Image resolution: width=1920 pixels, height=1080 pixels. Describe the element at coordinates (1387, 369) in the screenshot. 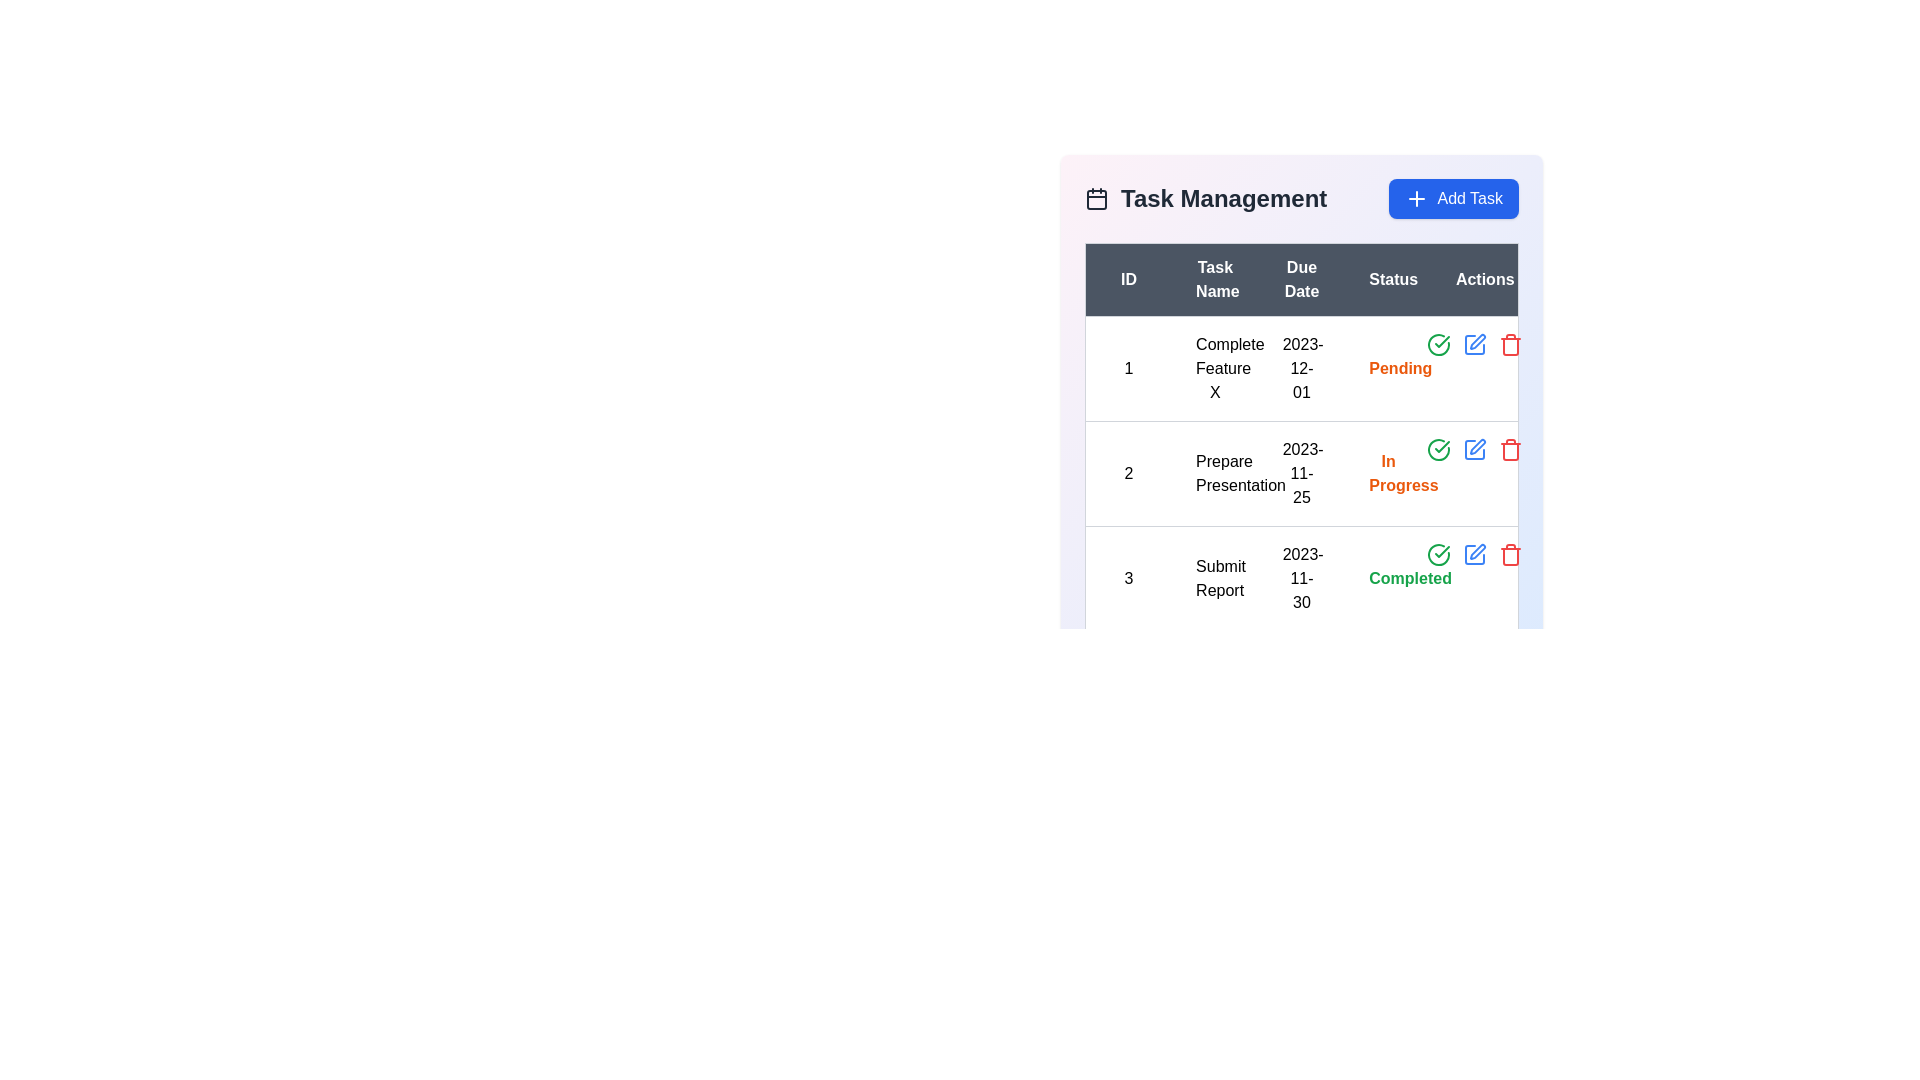

I see `the text label displaying 'Pending' in orange color, which is located in the 'Status' column for the task 'Complete Feature X'` at that location.